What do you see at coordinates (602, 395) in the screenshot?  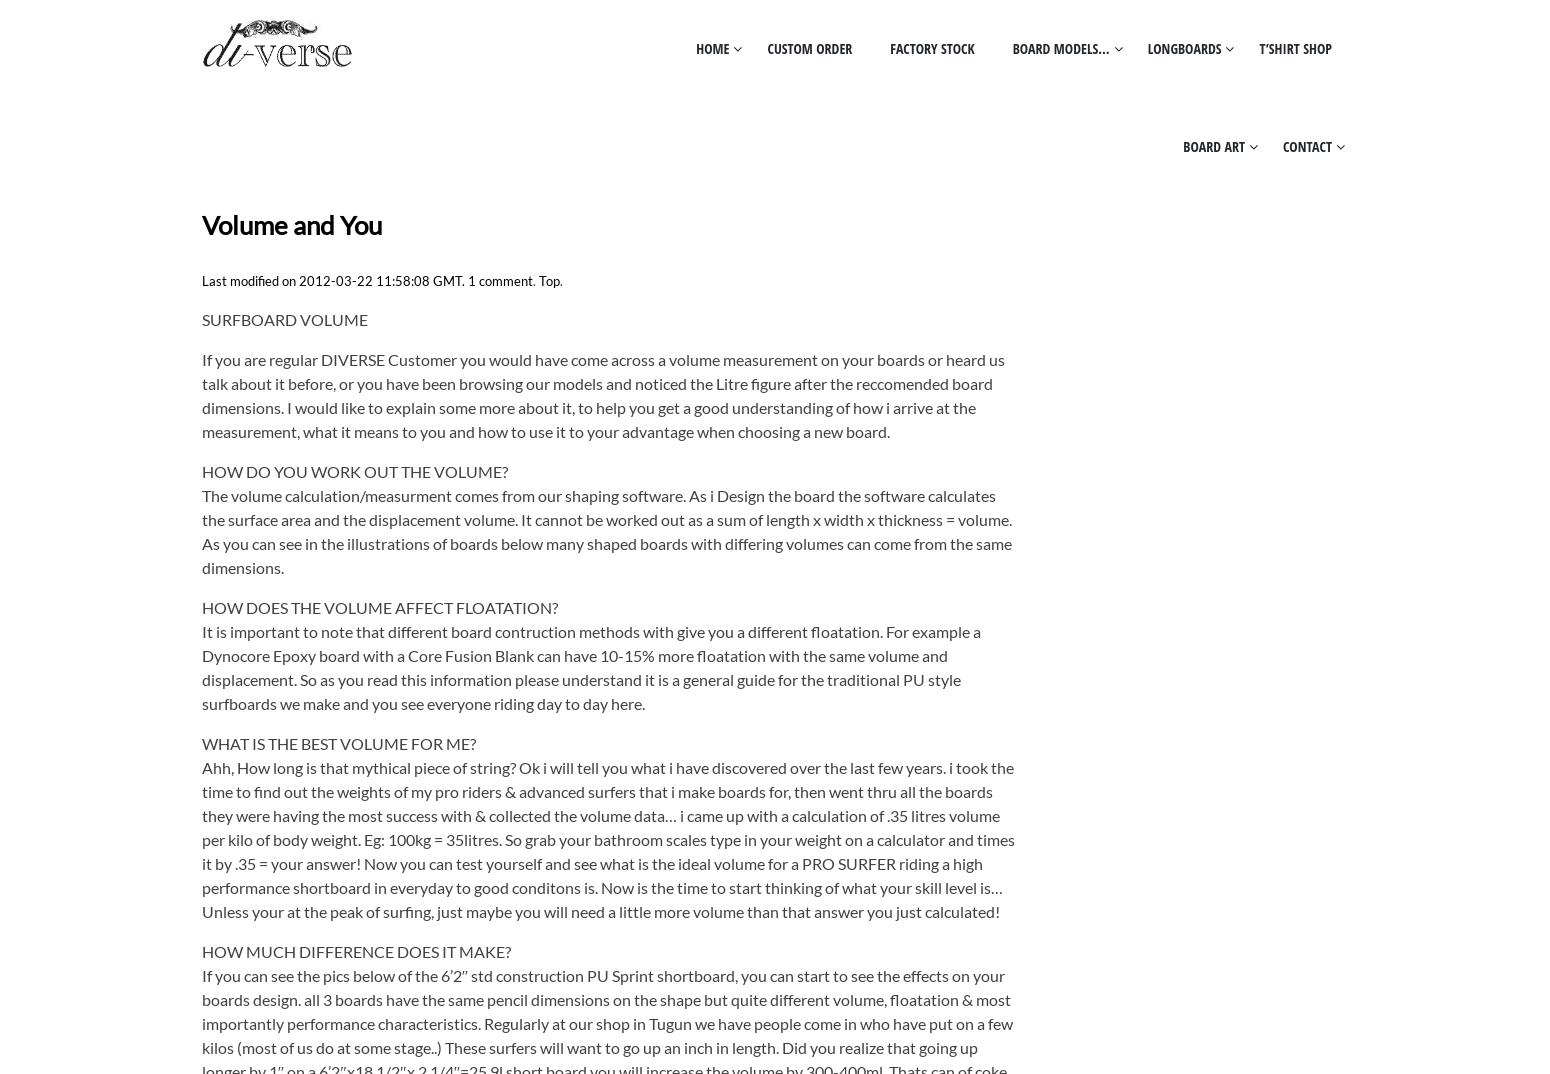 I see `'If you are regular DIVERSE Customer you would have come across a volume measurement on your boards or heard us talk about it before, or you have been browsing our models and noticed the Litre figure after the reccomended board dimensions. I would like to explain some more about it, to help you get a good understanding of how i arrive at the measurement, what it means to you and how to use it to your advantage when choosing a new board.'` at bounding box center [602, 395].